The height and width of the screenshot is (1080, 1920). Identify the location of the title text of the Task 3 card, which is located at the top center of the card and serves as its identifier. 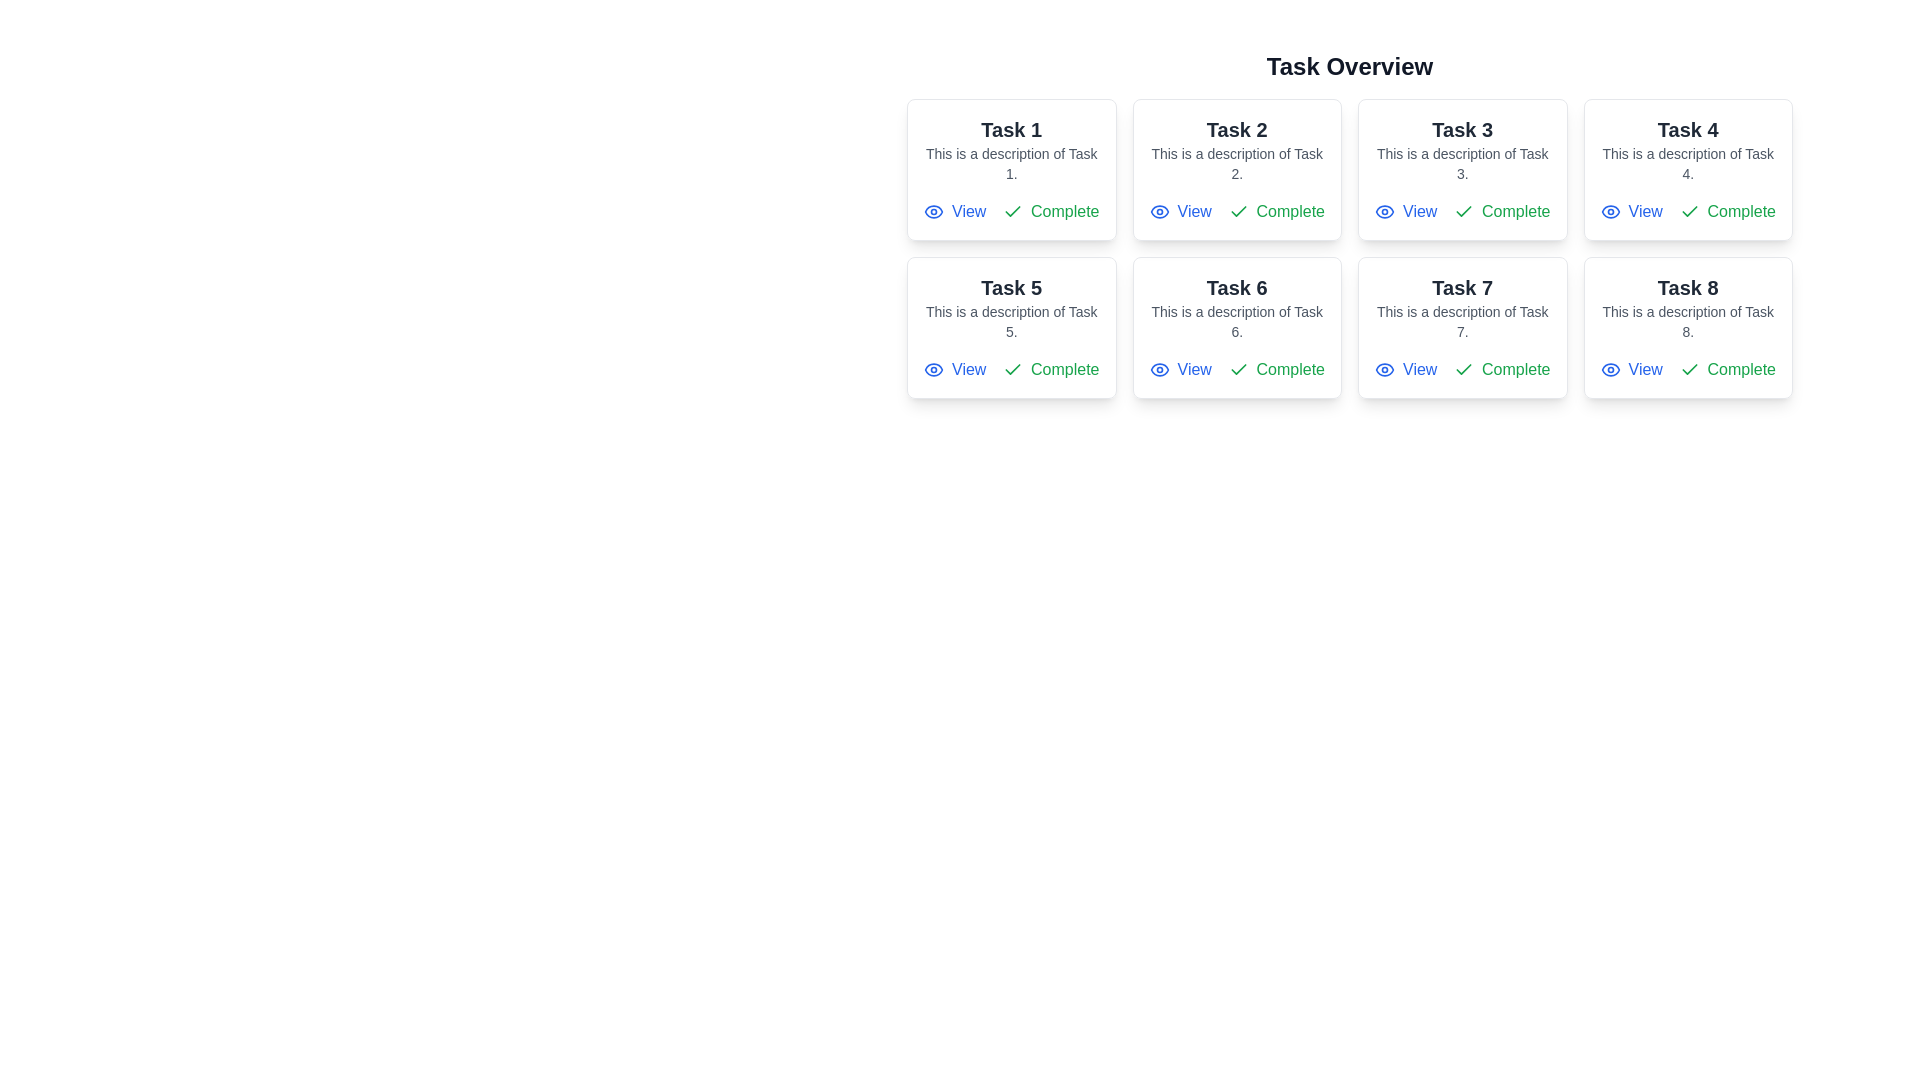
(1462, 130).